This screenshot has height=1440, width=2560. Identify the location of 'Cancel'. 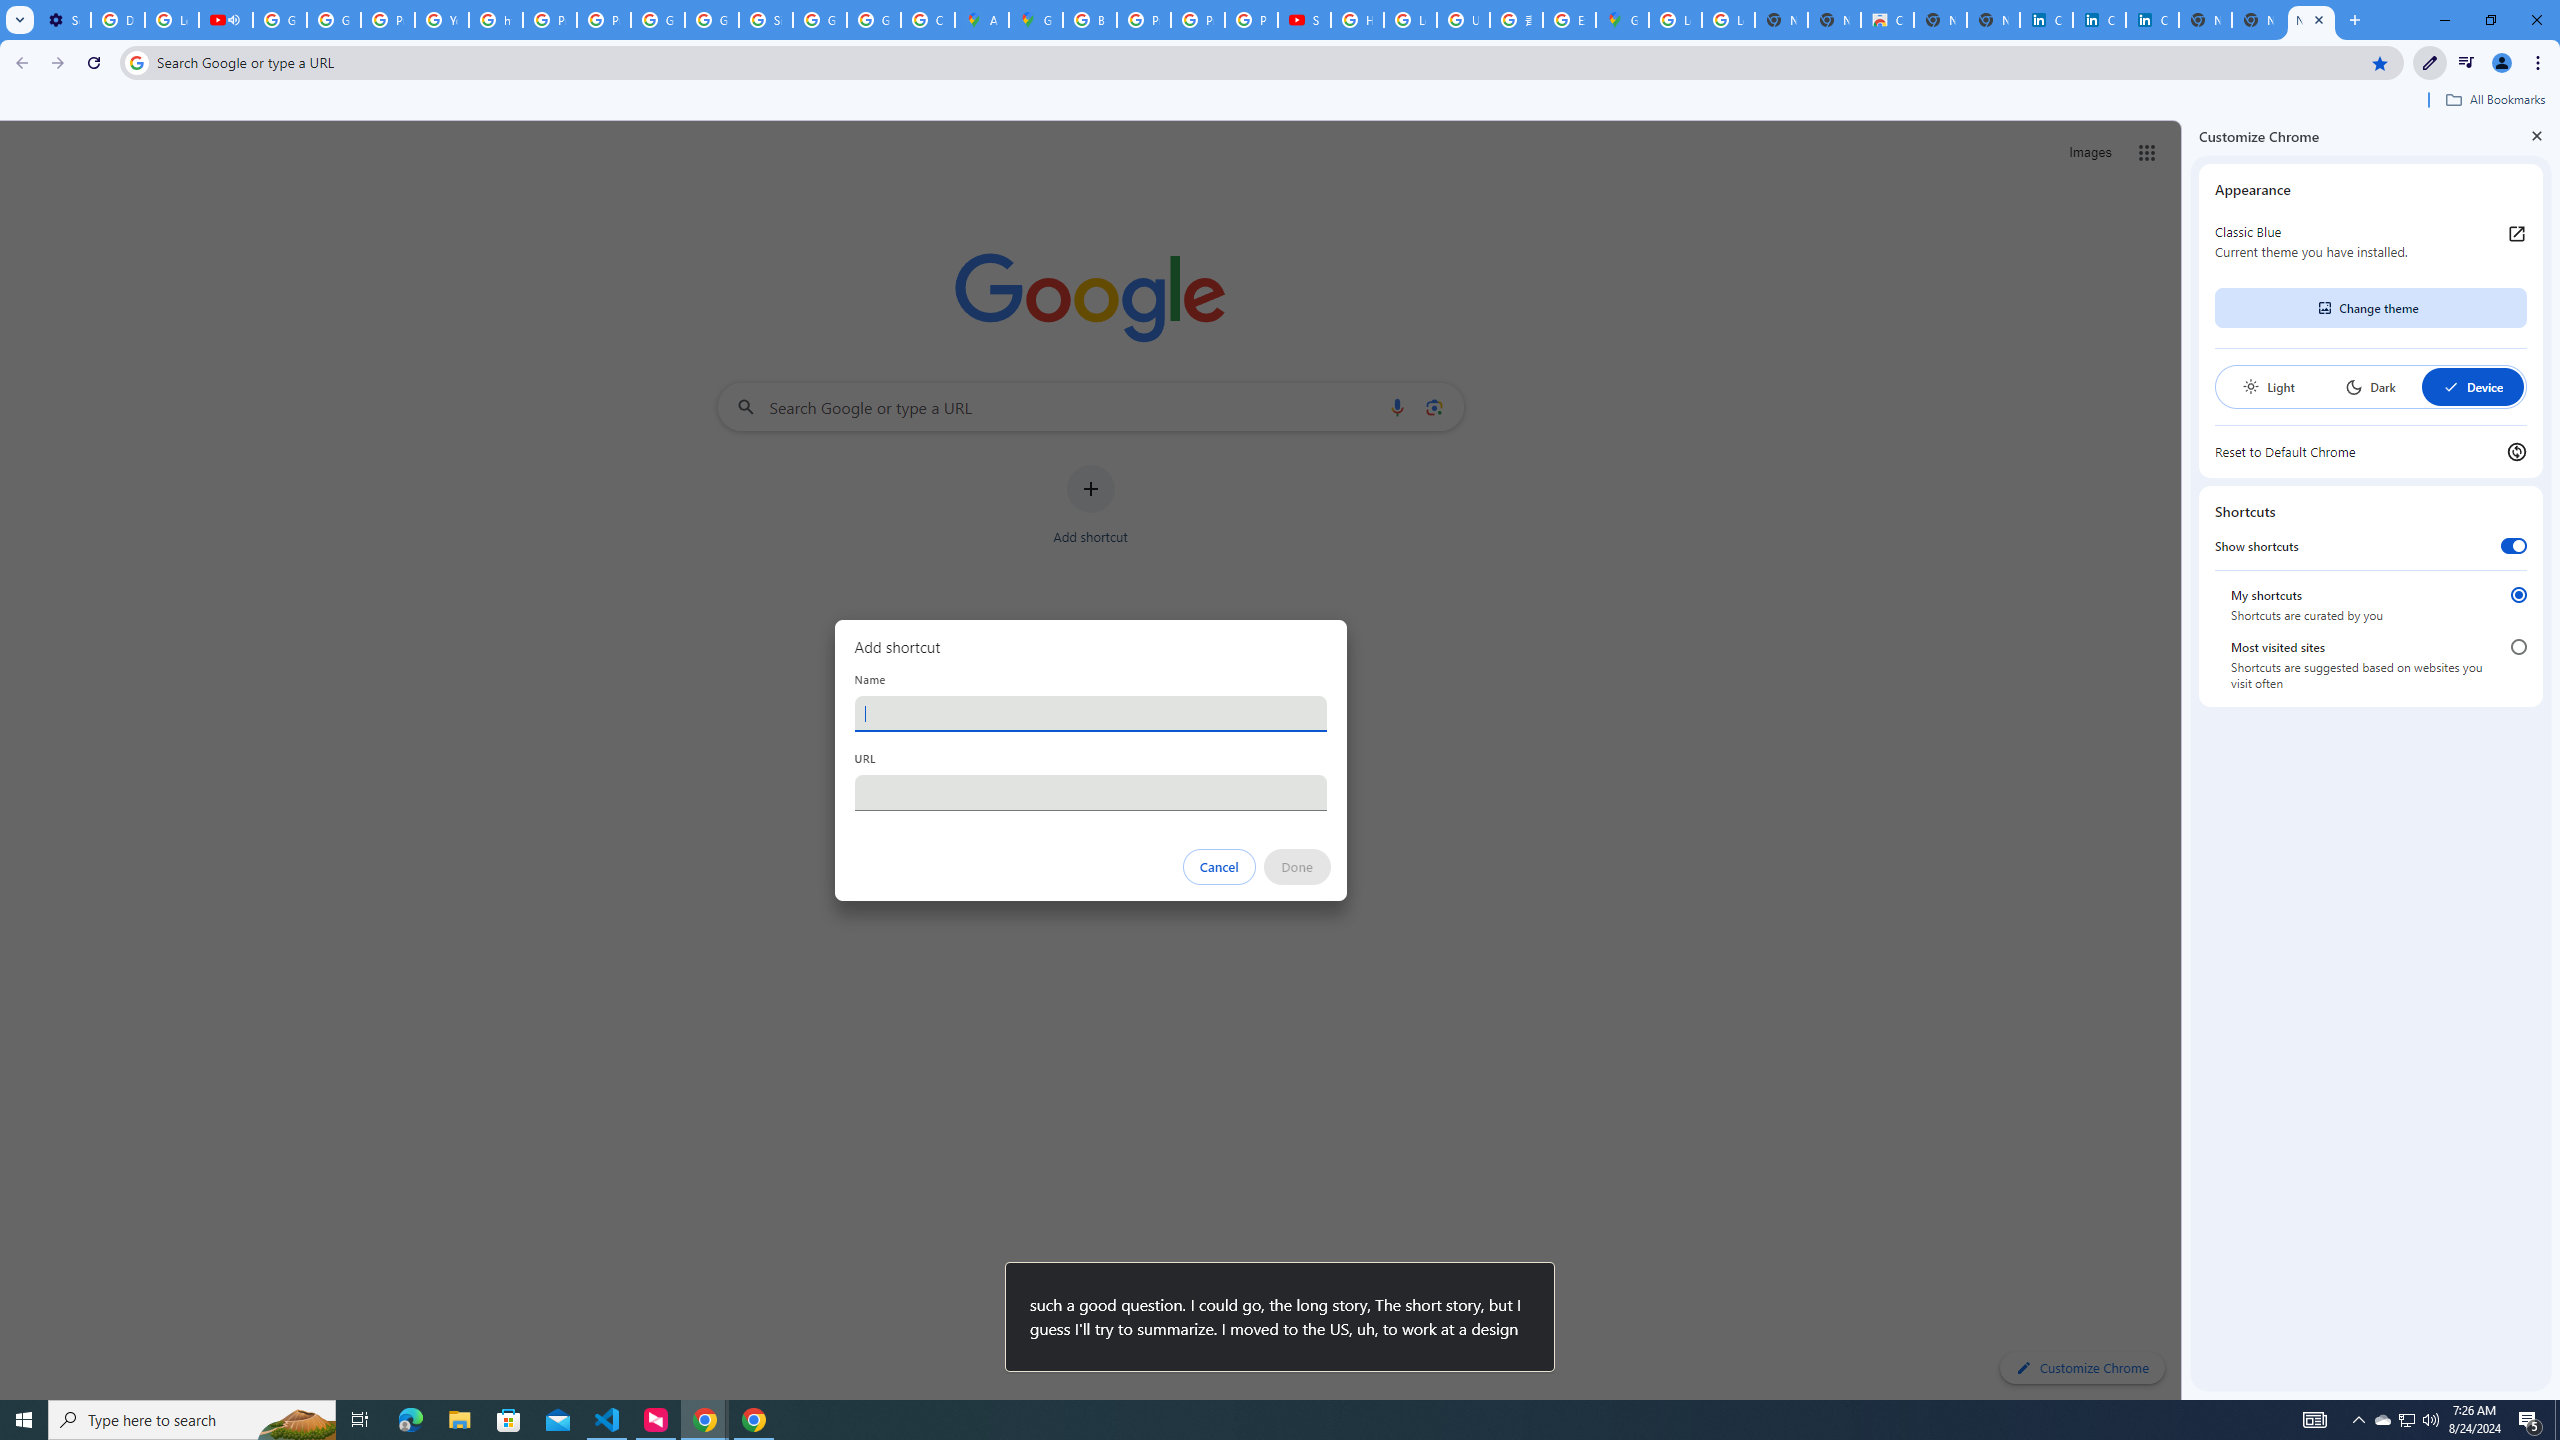
(1218, 866).